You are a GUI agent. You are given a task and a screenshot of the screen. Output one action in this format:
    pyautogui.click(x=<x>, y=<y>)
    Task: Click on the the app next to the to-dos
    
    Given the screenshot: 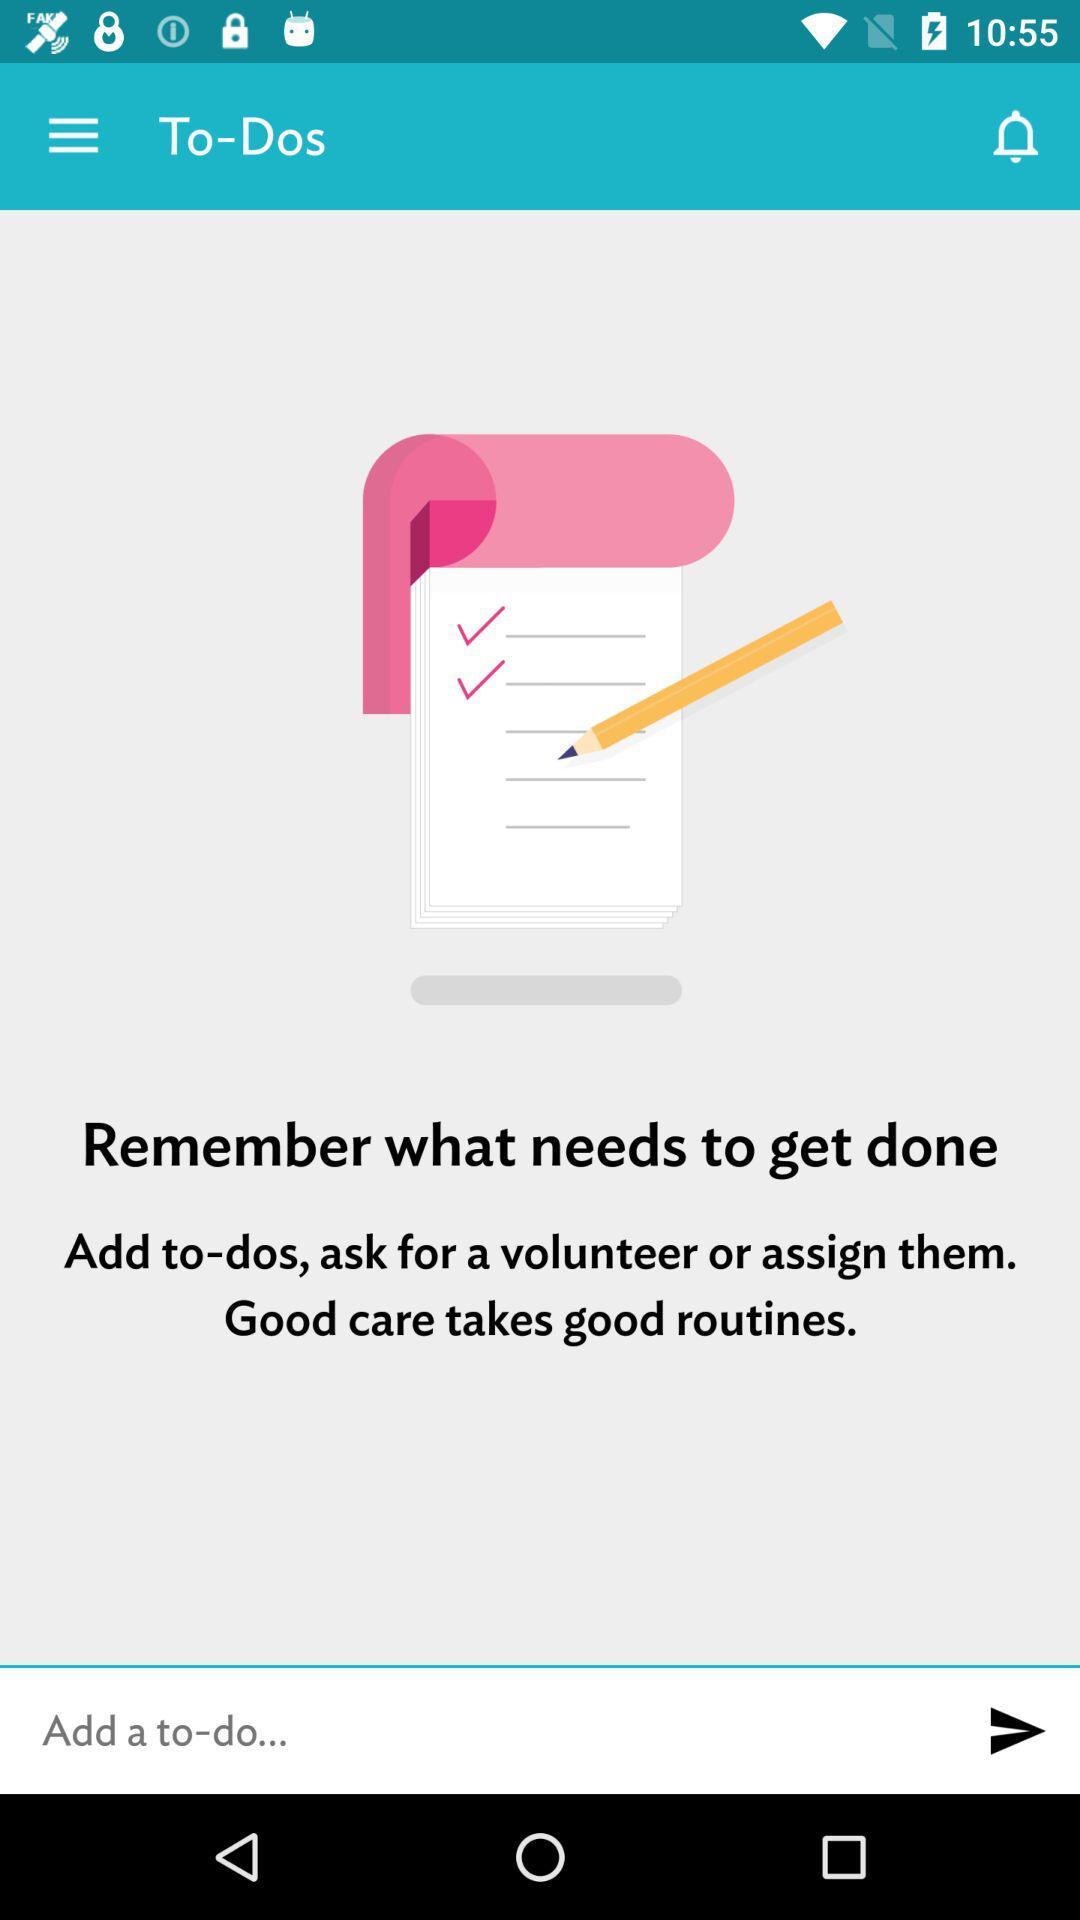 What is the action you would take?
    pyautogui.click(x=1017, y=135)
    